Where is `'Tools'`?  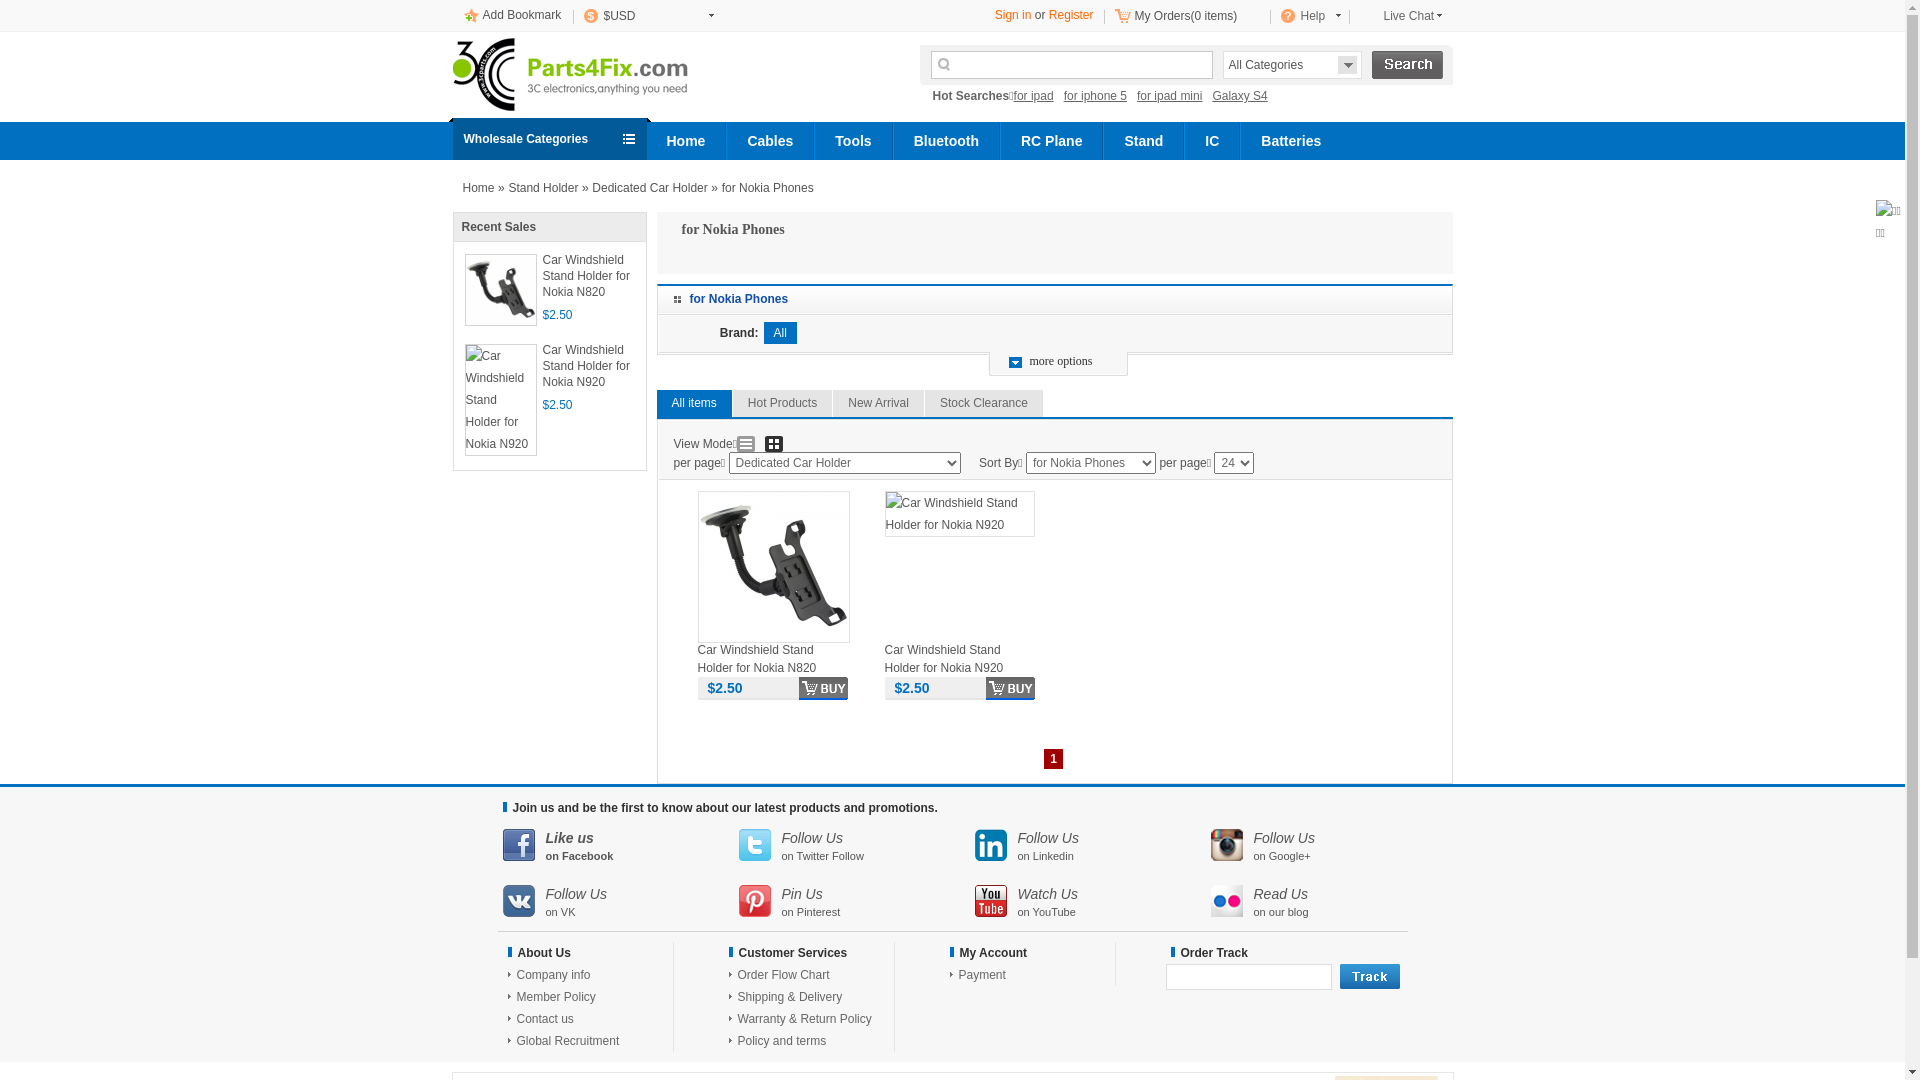 'Tools' is located at coordinates (853, 140).